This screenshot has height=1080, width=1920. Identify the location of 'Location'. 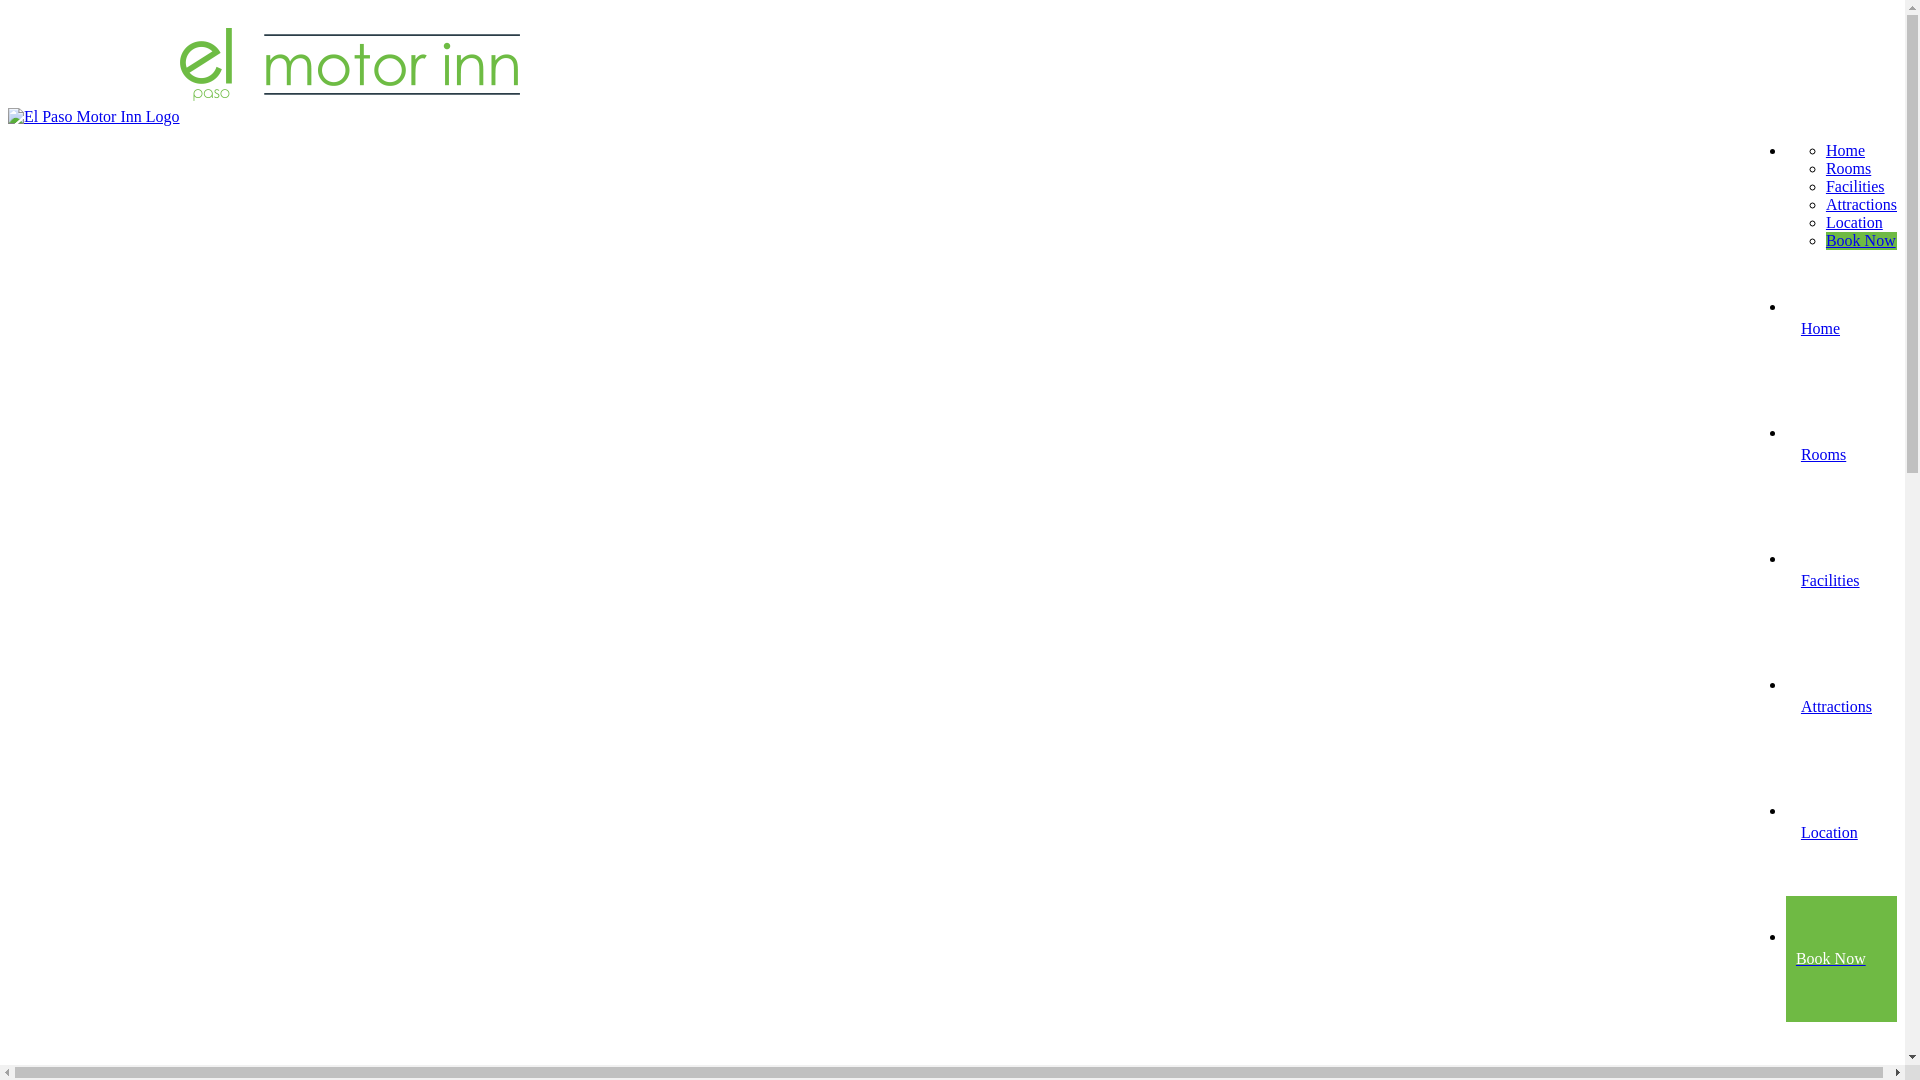
(1853, 222).